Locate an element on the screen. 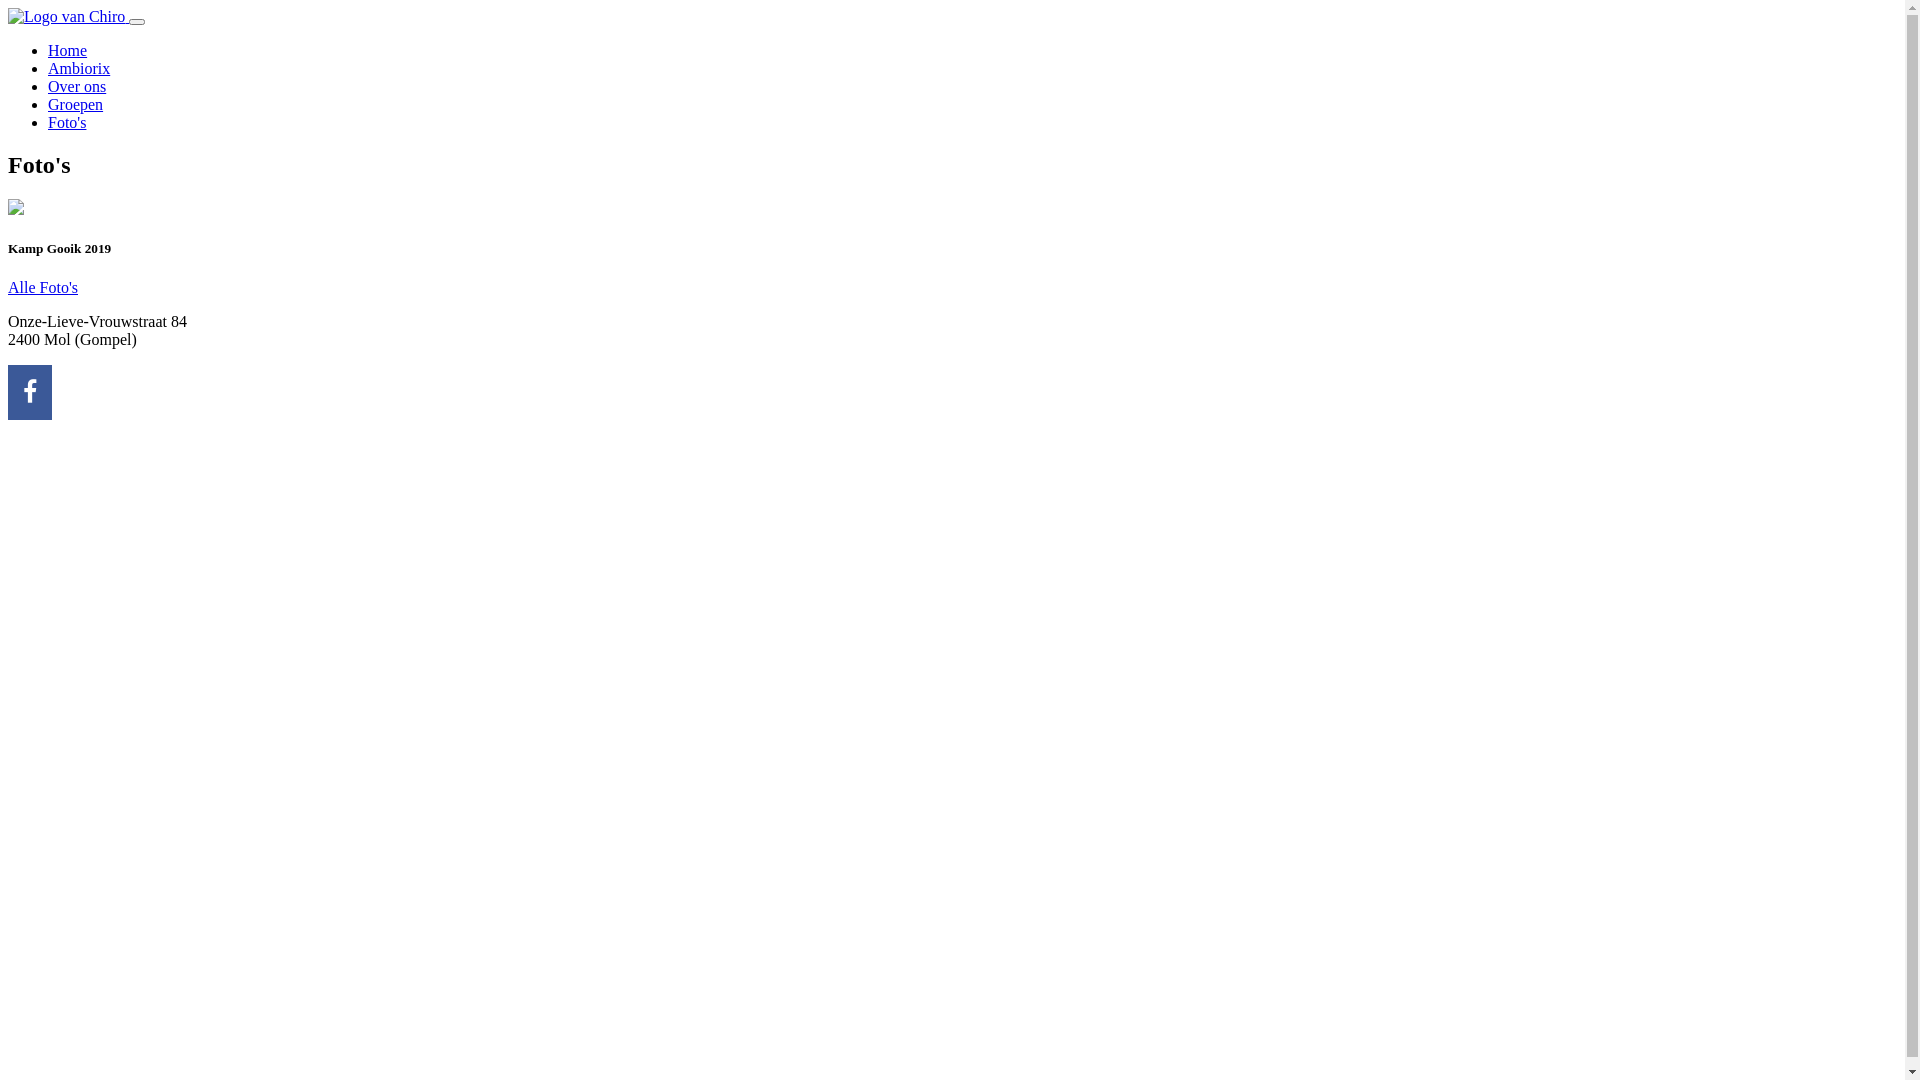 The height and width of the screenshot is (1080, 1920). 'Over ons' is located at coordinates (76, 85).